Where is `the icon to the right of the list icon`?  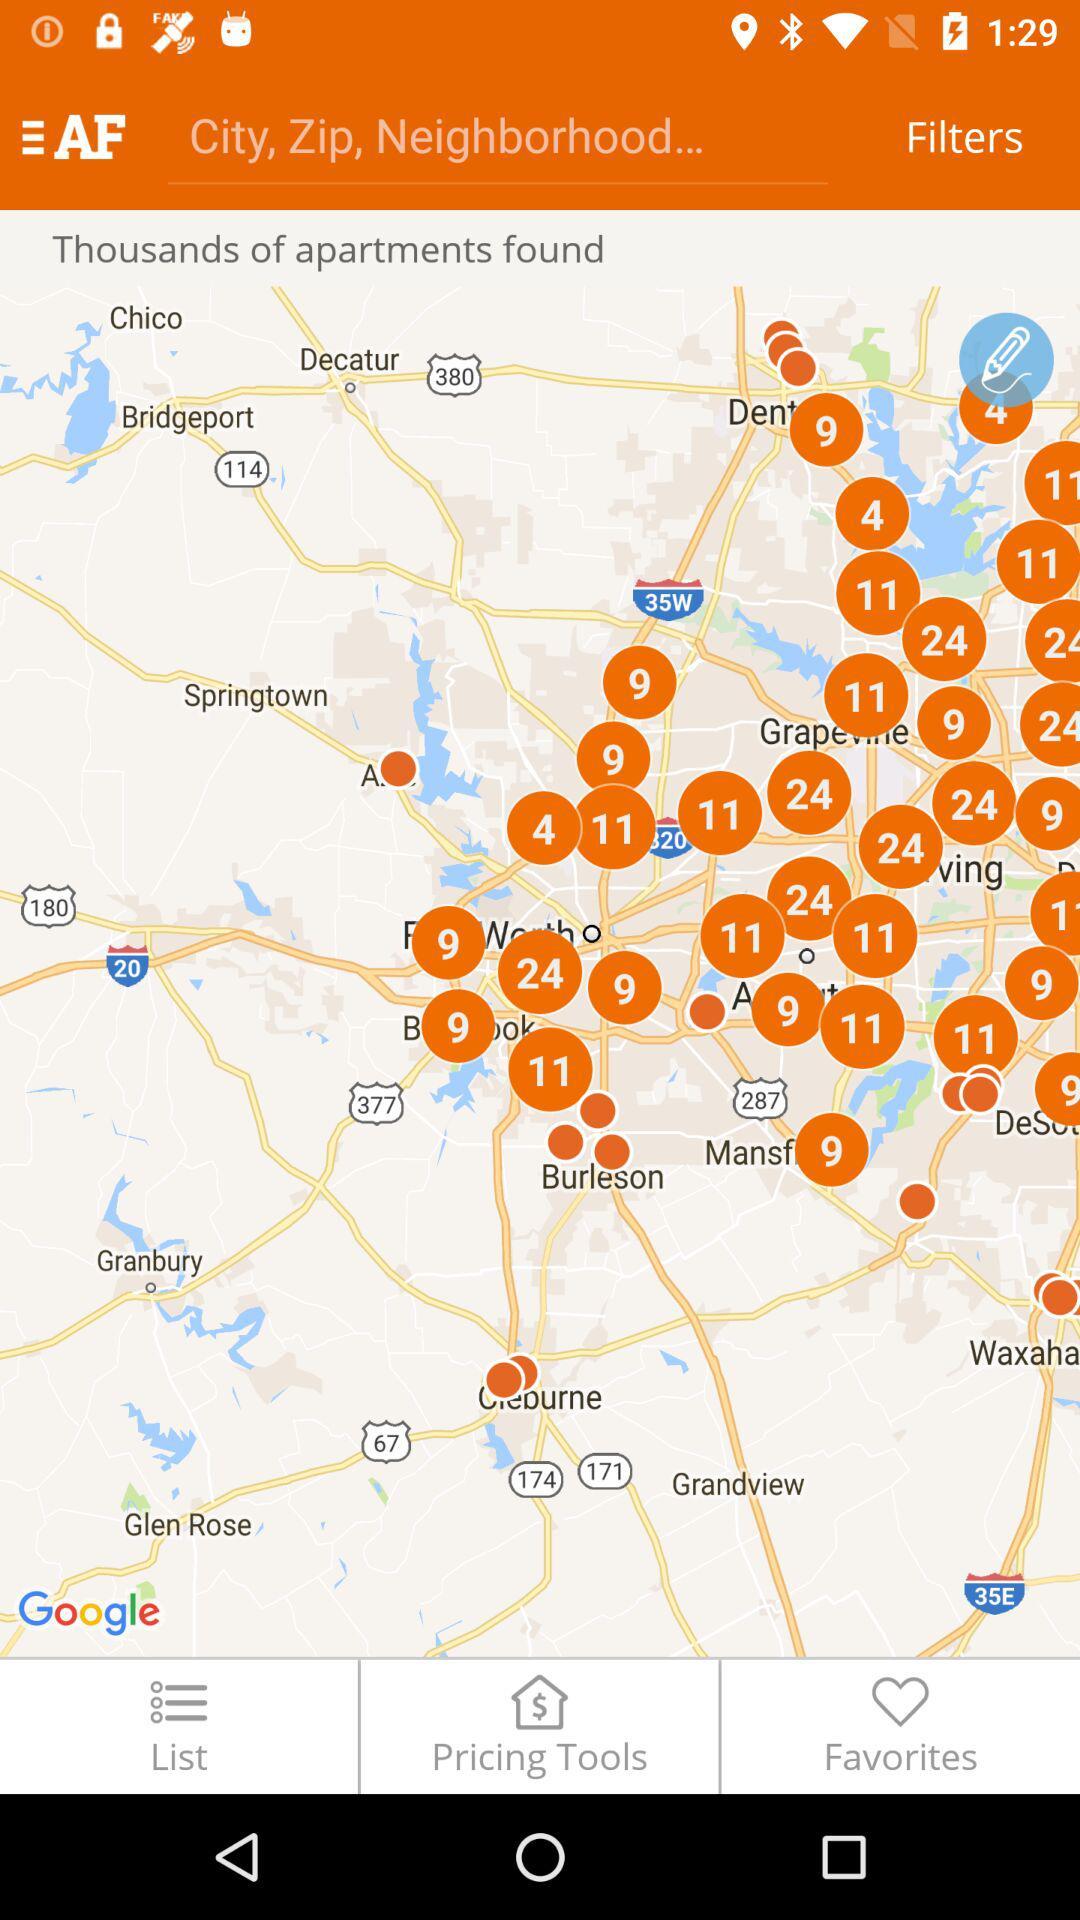
the icon to the right of the list icon is located at coordinates (538, 1725).